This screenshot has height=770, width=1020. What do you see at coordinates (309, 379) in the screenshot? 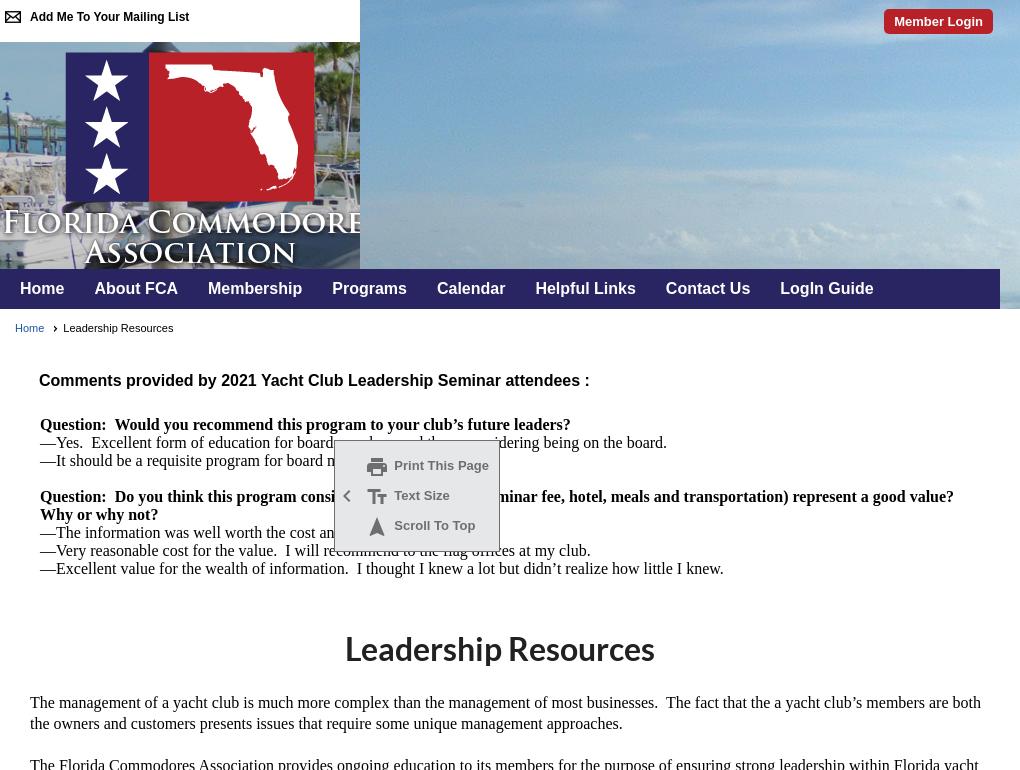
I see `'Comments provided by 2021 Yacht Club Leadership Seminar attendees :'` at bounding box center [309, 379].